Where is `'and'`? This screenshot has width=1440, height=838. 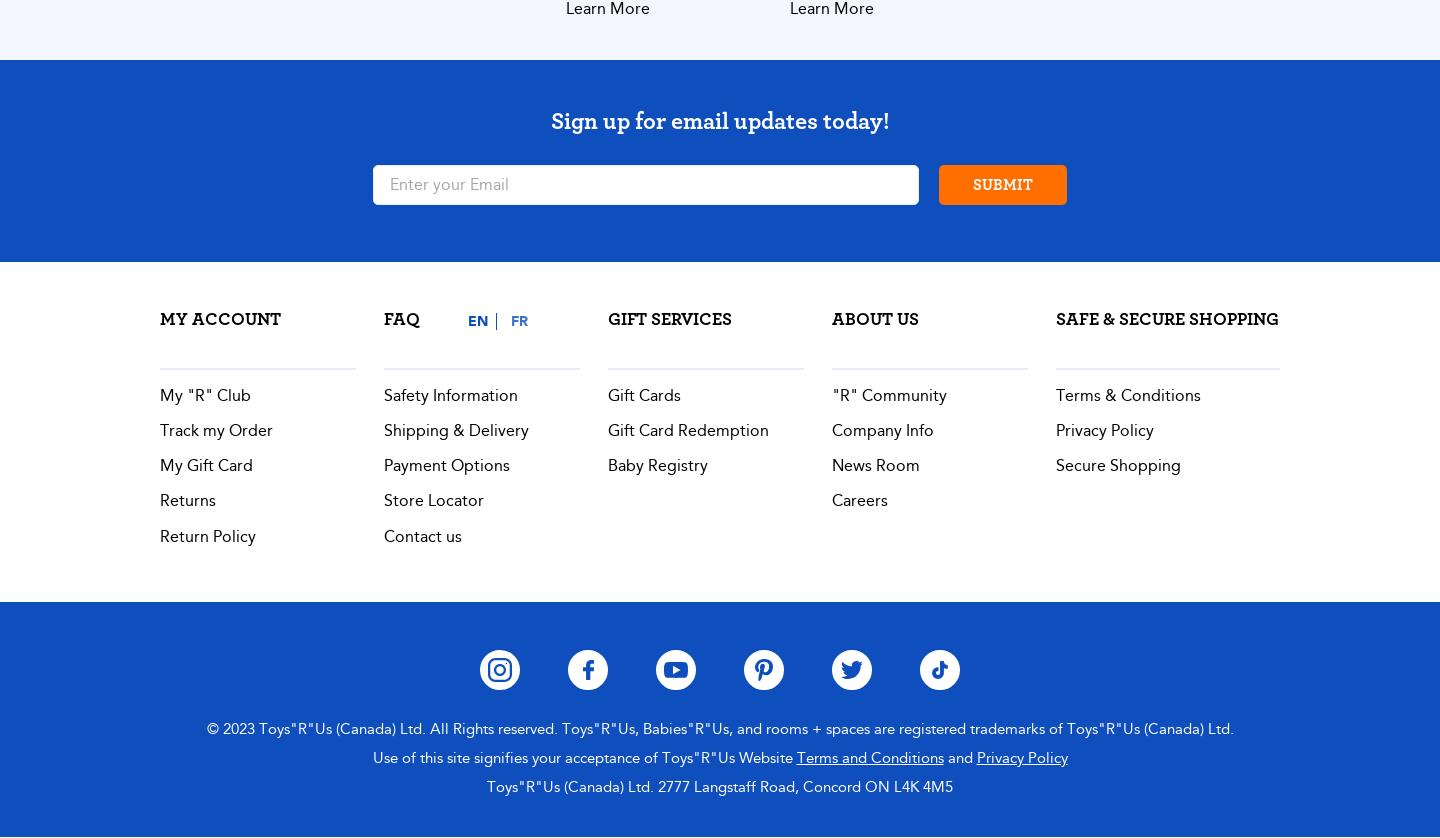 'and' is located at coordinates (959, 755).